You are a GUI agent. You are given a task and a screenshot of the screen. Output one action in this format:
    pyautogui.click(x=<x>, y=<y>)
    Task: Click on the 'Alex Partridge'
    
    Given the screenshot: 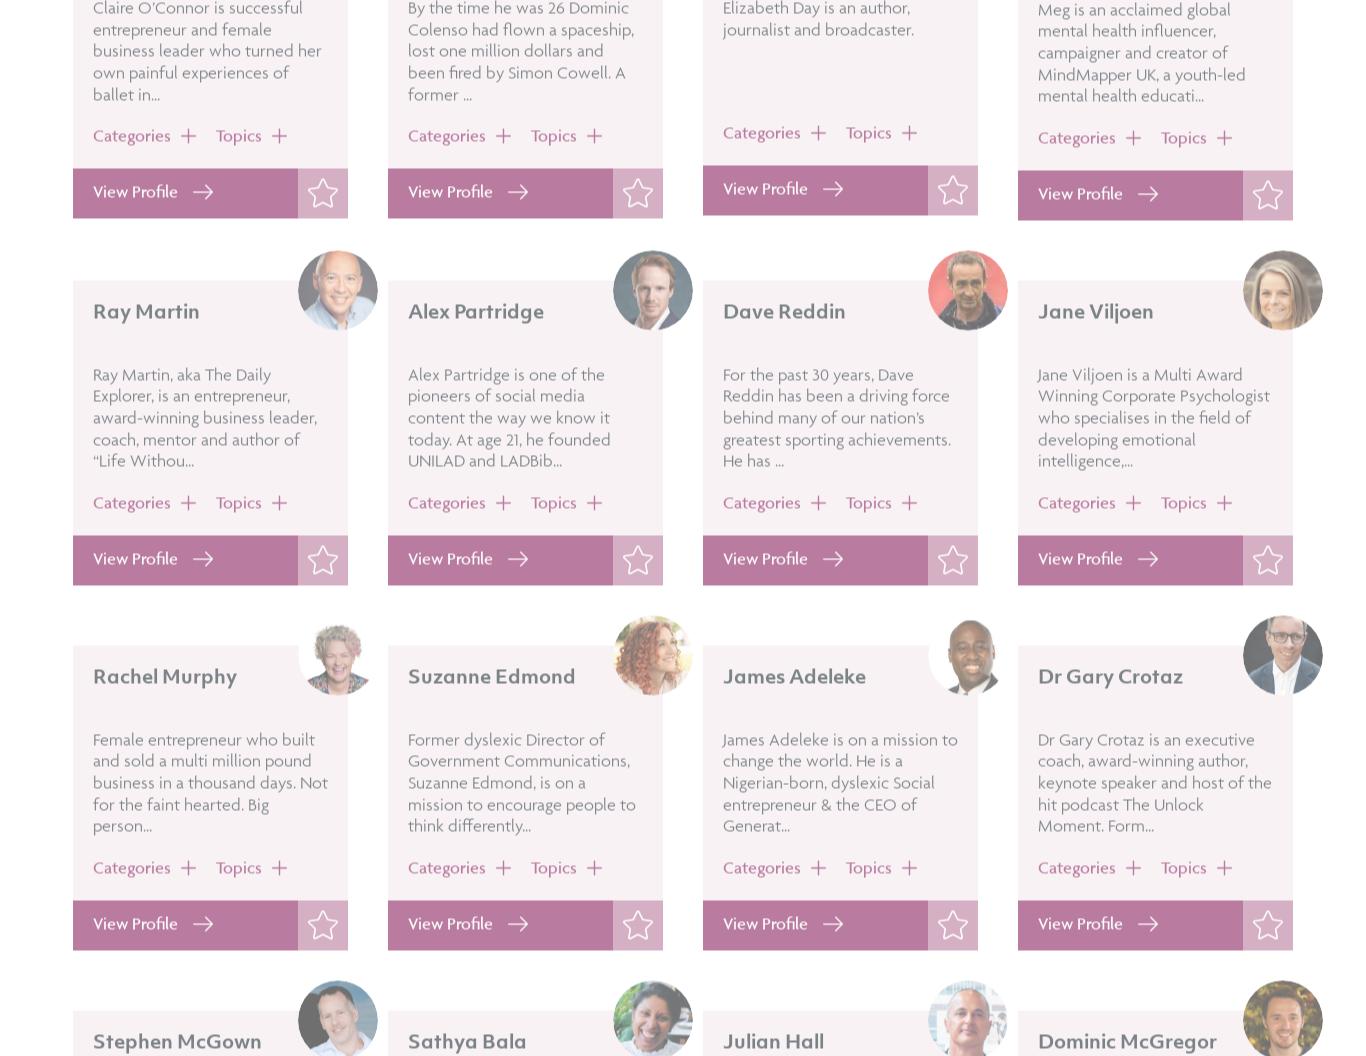 What is the action you would take?
    pyautogui.click(x=476, y=365)
    